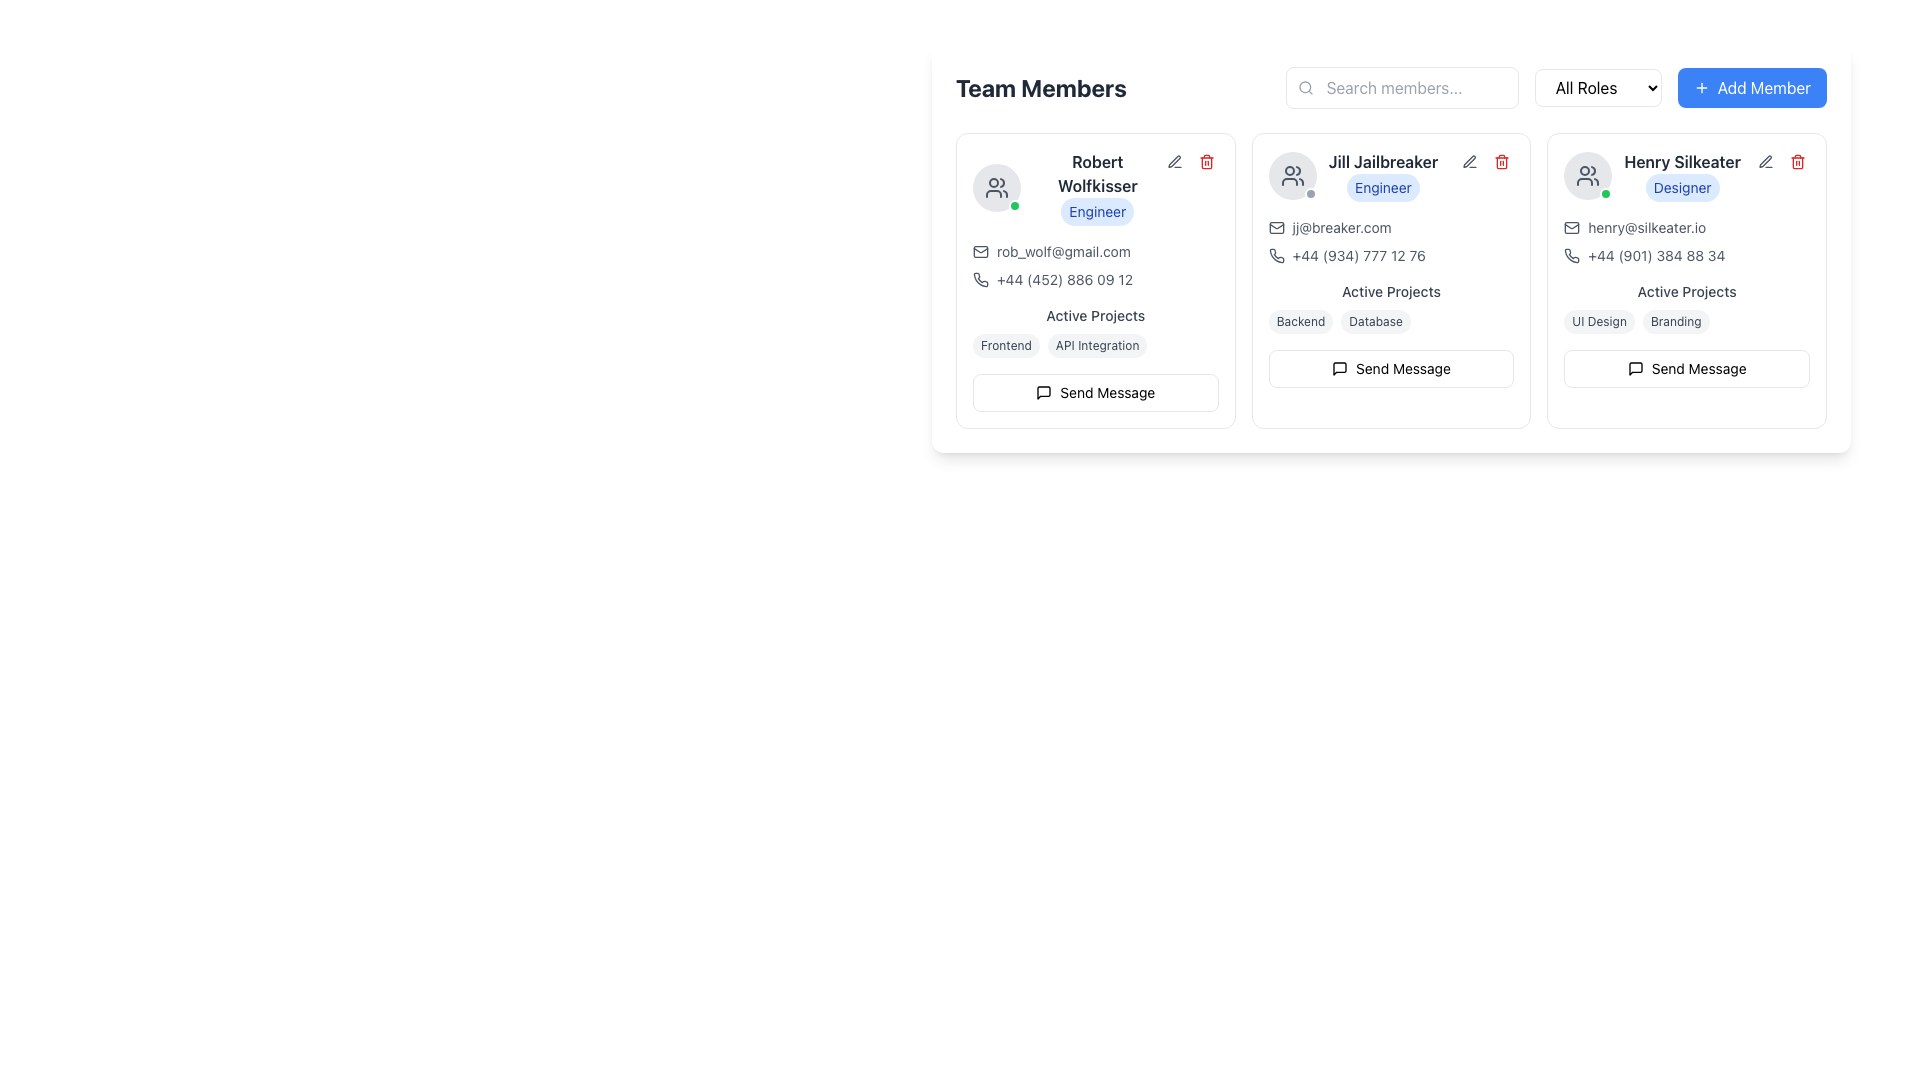 The width and height of the screenshot is (1920, 1080). I want to click on the text label displaying 'Robert Wolfkisser', which is styled in bold, dark gray font and positioned above the label 'Engineer' in the first card under 'Team Members', so click(1096, 172).